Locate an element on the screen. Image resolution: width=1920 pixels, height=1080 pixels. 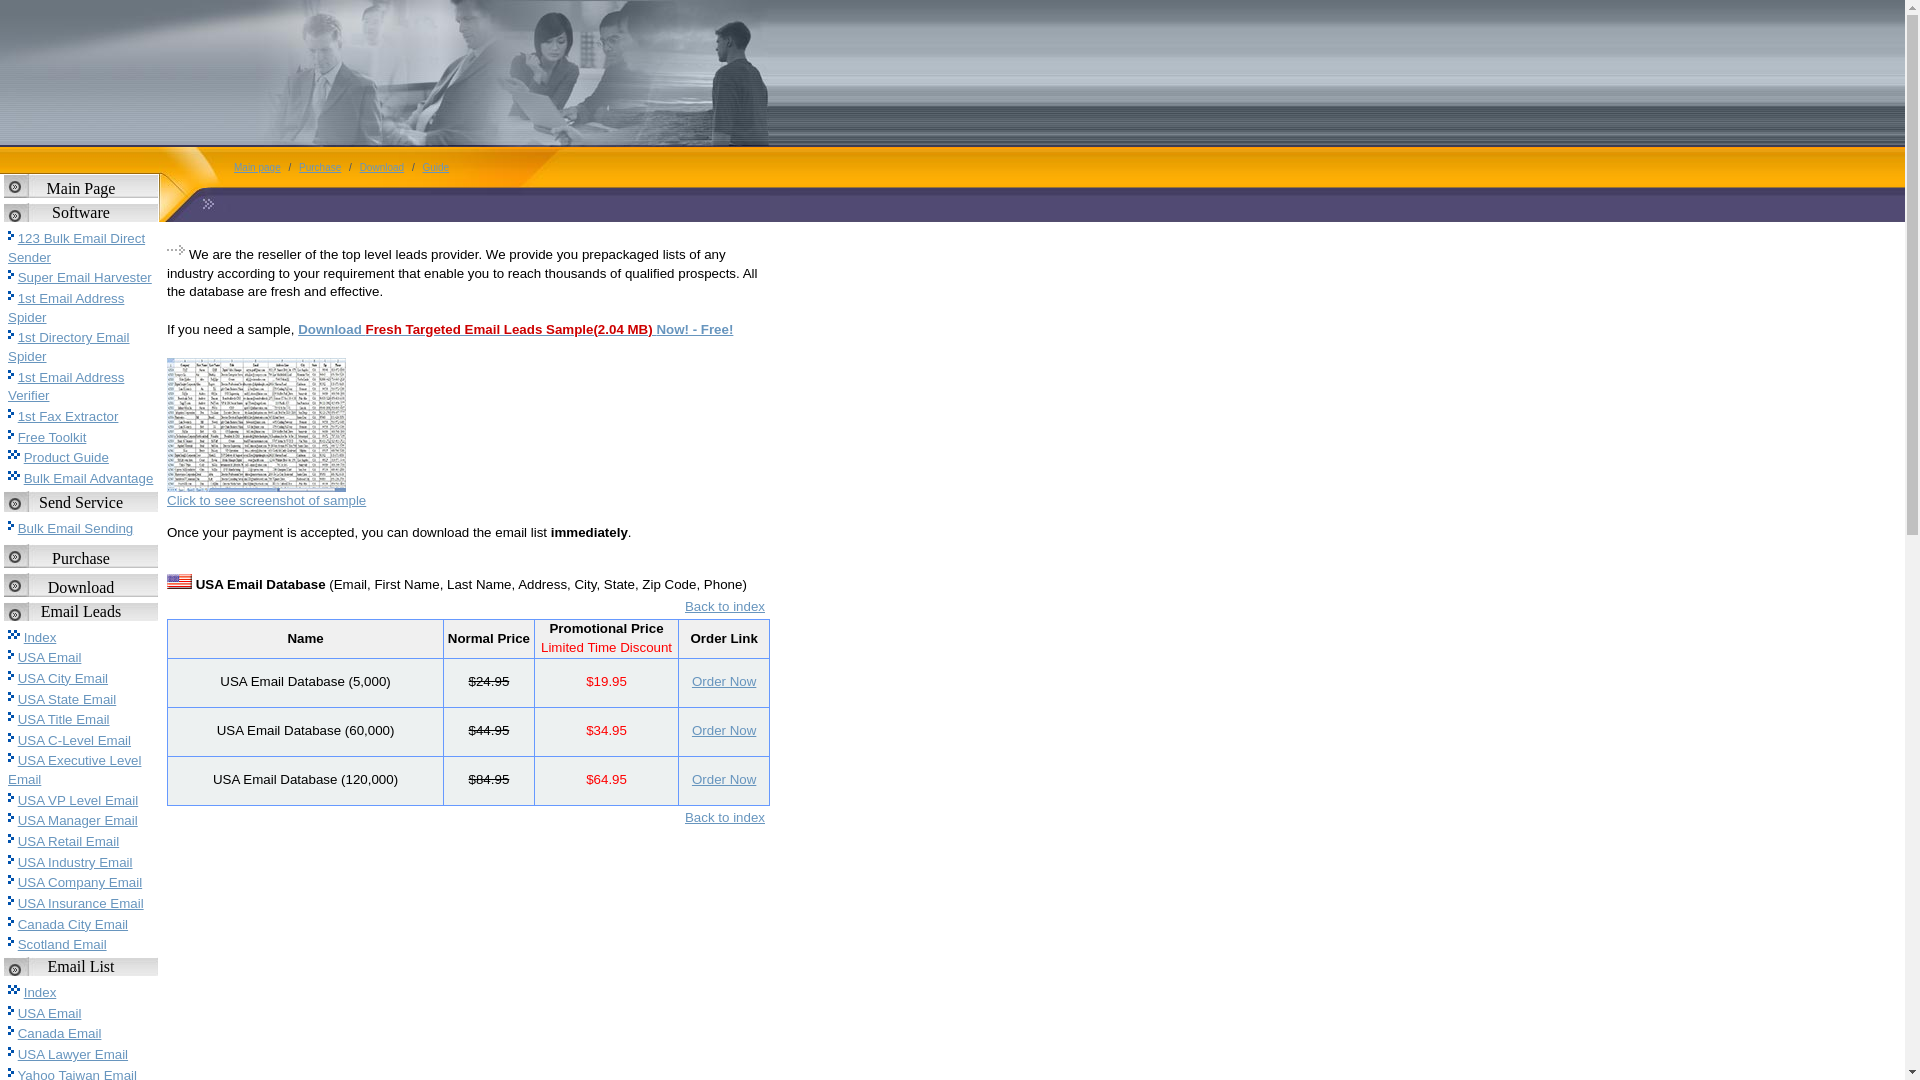
'USA Email' is located at coordinates (49, 1013).